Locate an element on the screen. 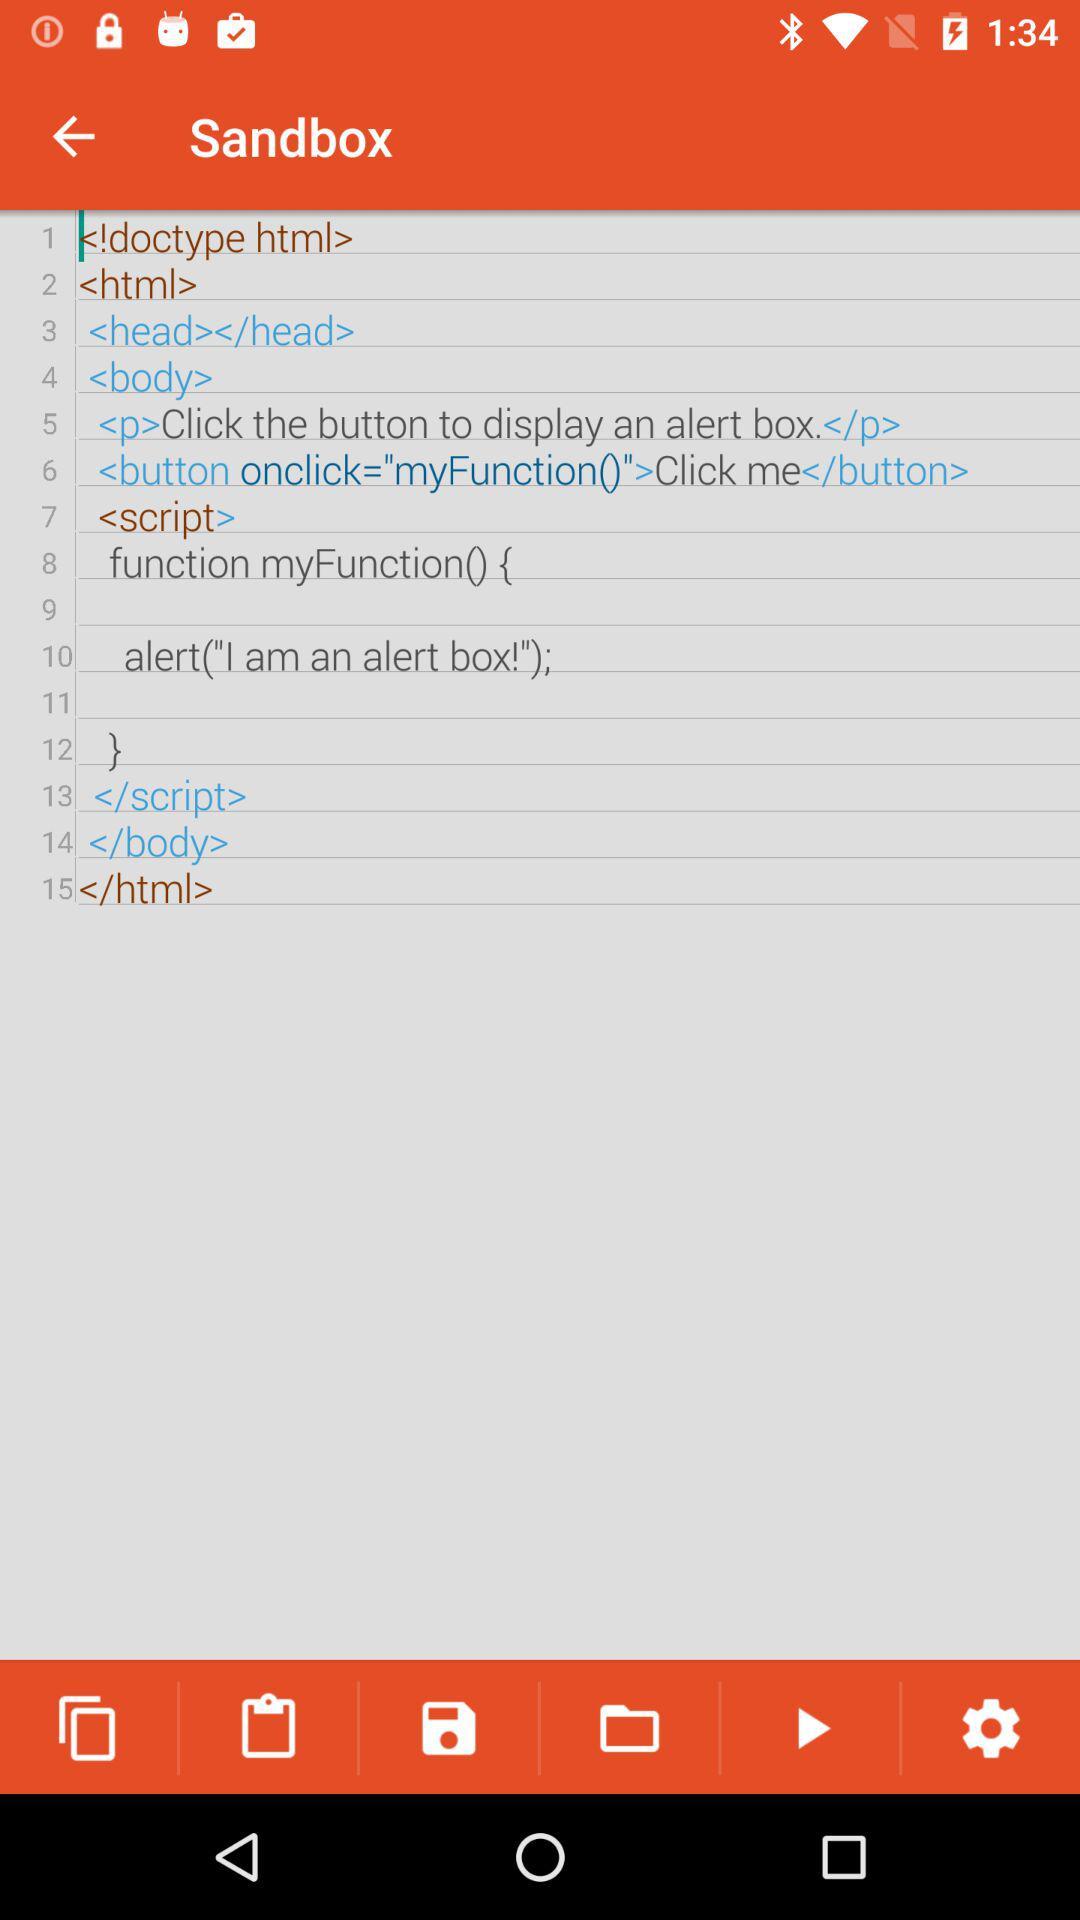 The width and height of the screenshot is (1080, 1920). the settings icon is located at coordinates (991, 1727).